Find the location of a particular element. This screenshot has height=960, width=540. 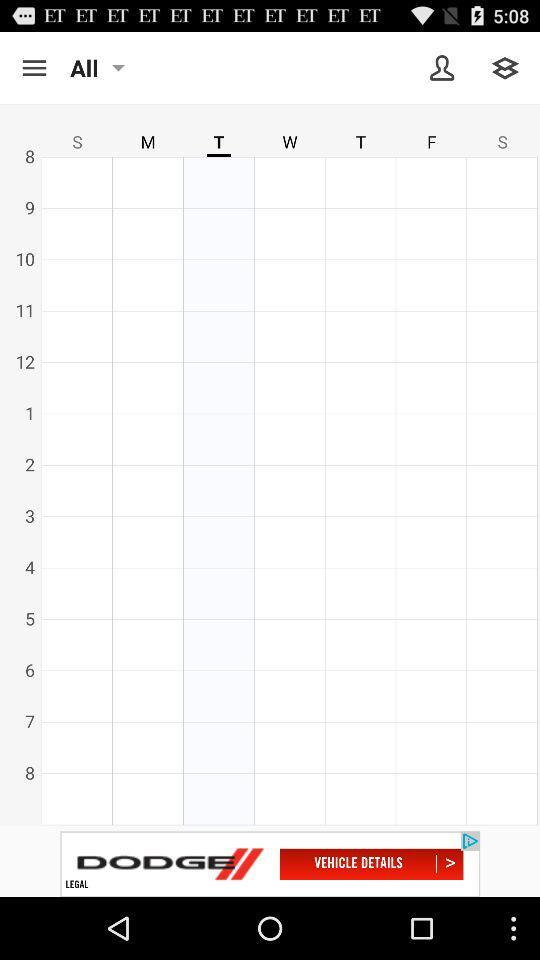

the avatar icon is located at coordinates (442, 73).